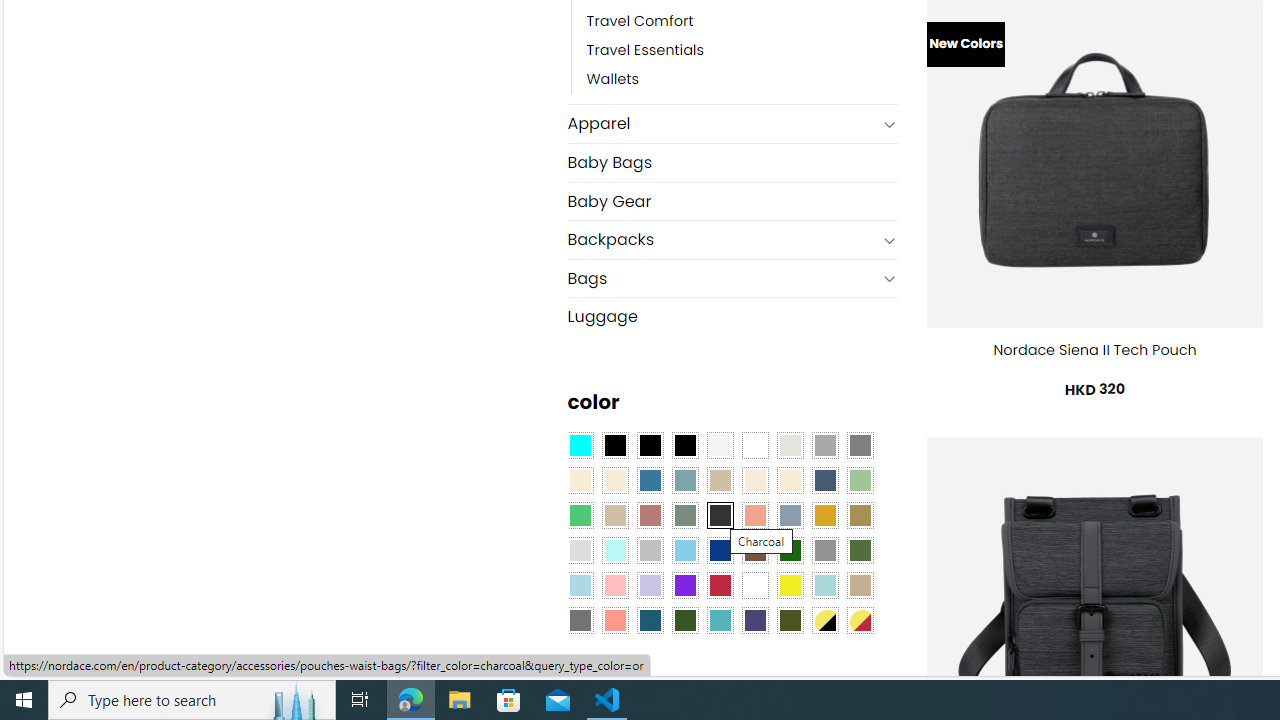 The width and height of the screenshot is (1280, 720). What do you see at coordinates (720, 443) in the screenshot?
I see `'Pearly White'` at bounding box center [720, 443].